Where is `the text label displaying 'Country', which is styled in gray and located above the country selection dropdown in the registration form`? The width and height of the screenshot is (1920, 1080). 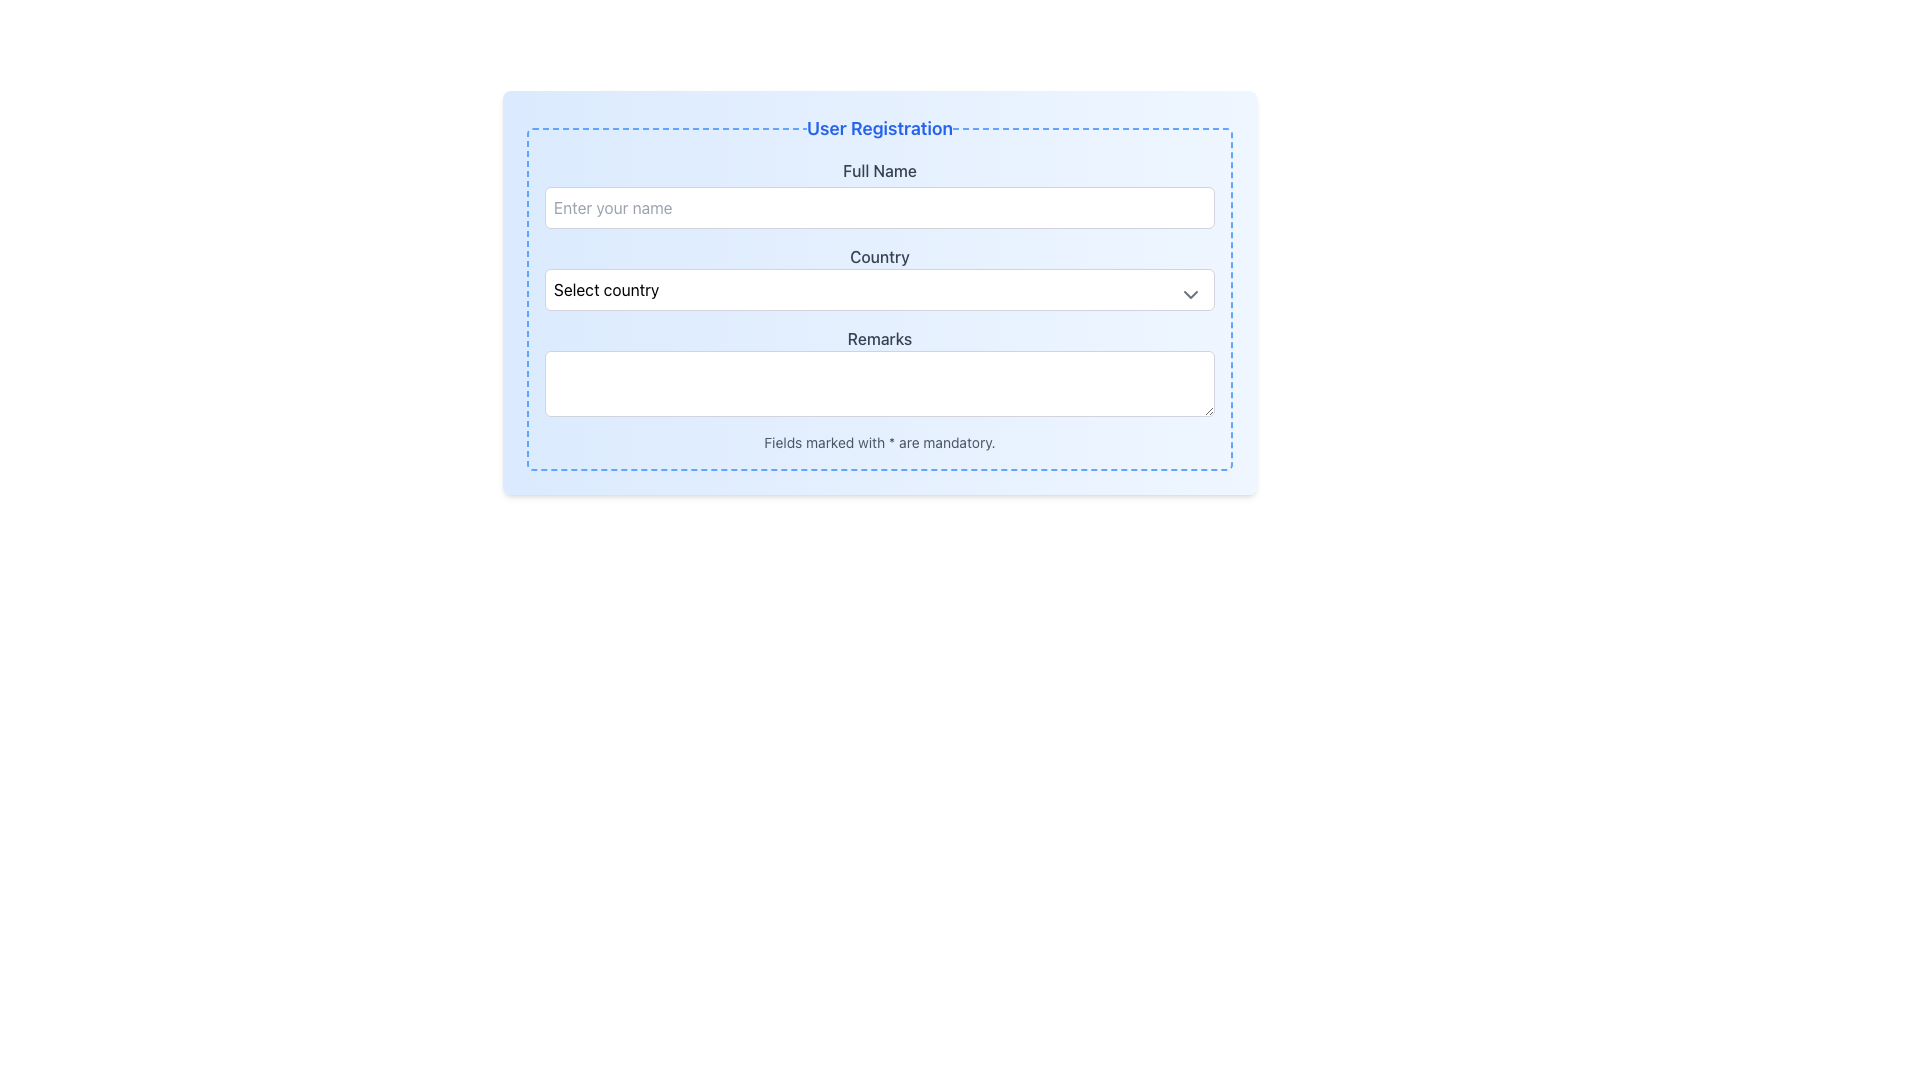
the text label displaying 'Country', which is styled in gray and located above the country selection dropdown in the registration form is located at coordinates (879, 256).